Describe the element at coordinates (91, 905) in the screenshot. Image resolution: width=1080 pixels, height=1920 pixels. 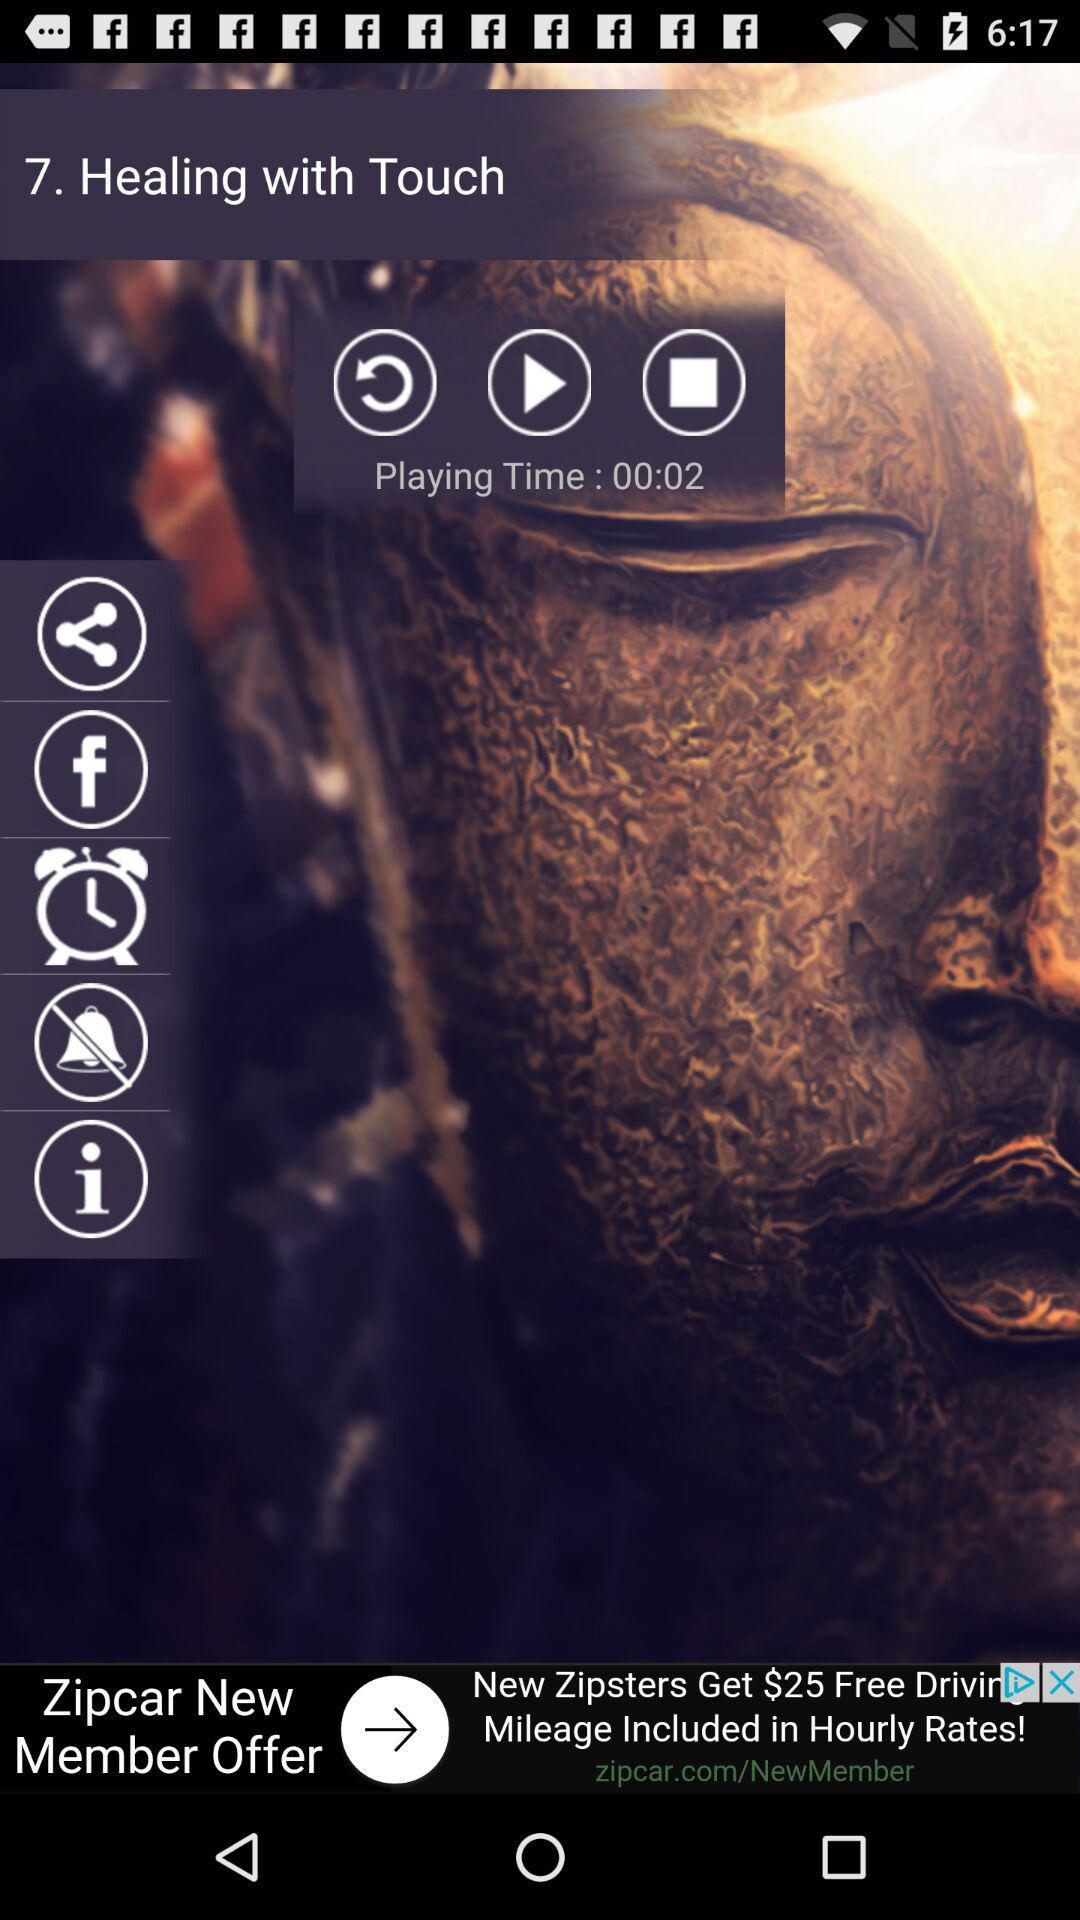
I see `open up timer` at that location.